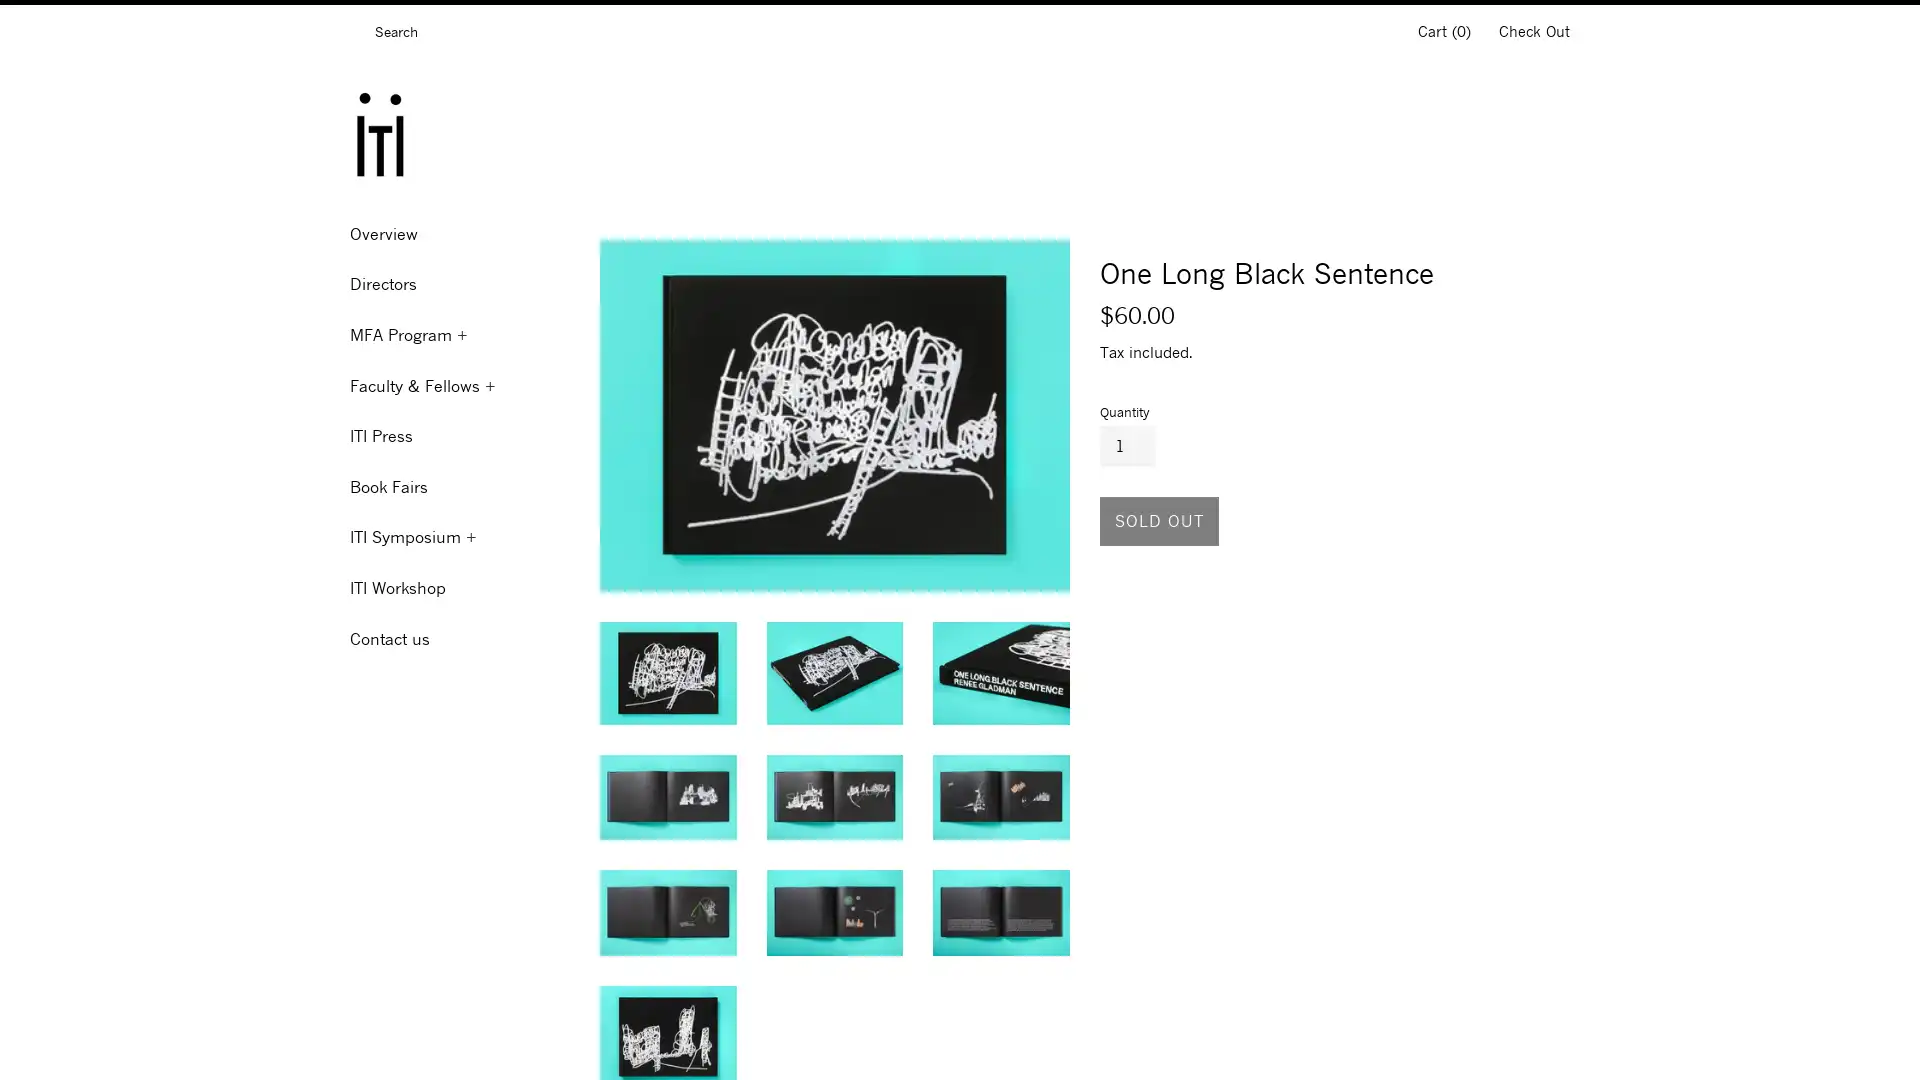 This screenshot has width=1920, height=1080. What do you see at coordinates (459, 536) in the screenshot?
I see `ITI Symposium` at bounding box center [459, 536].